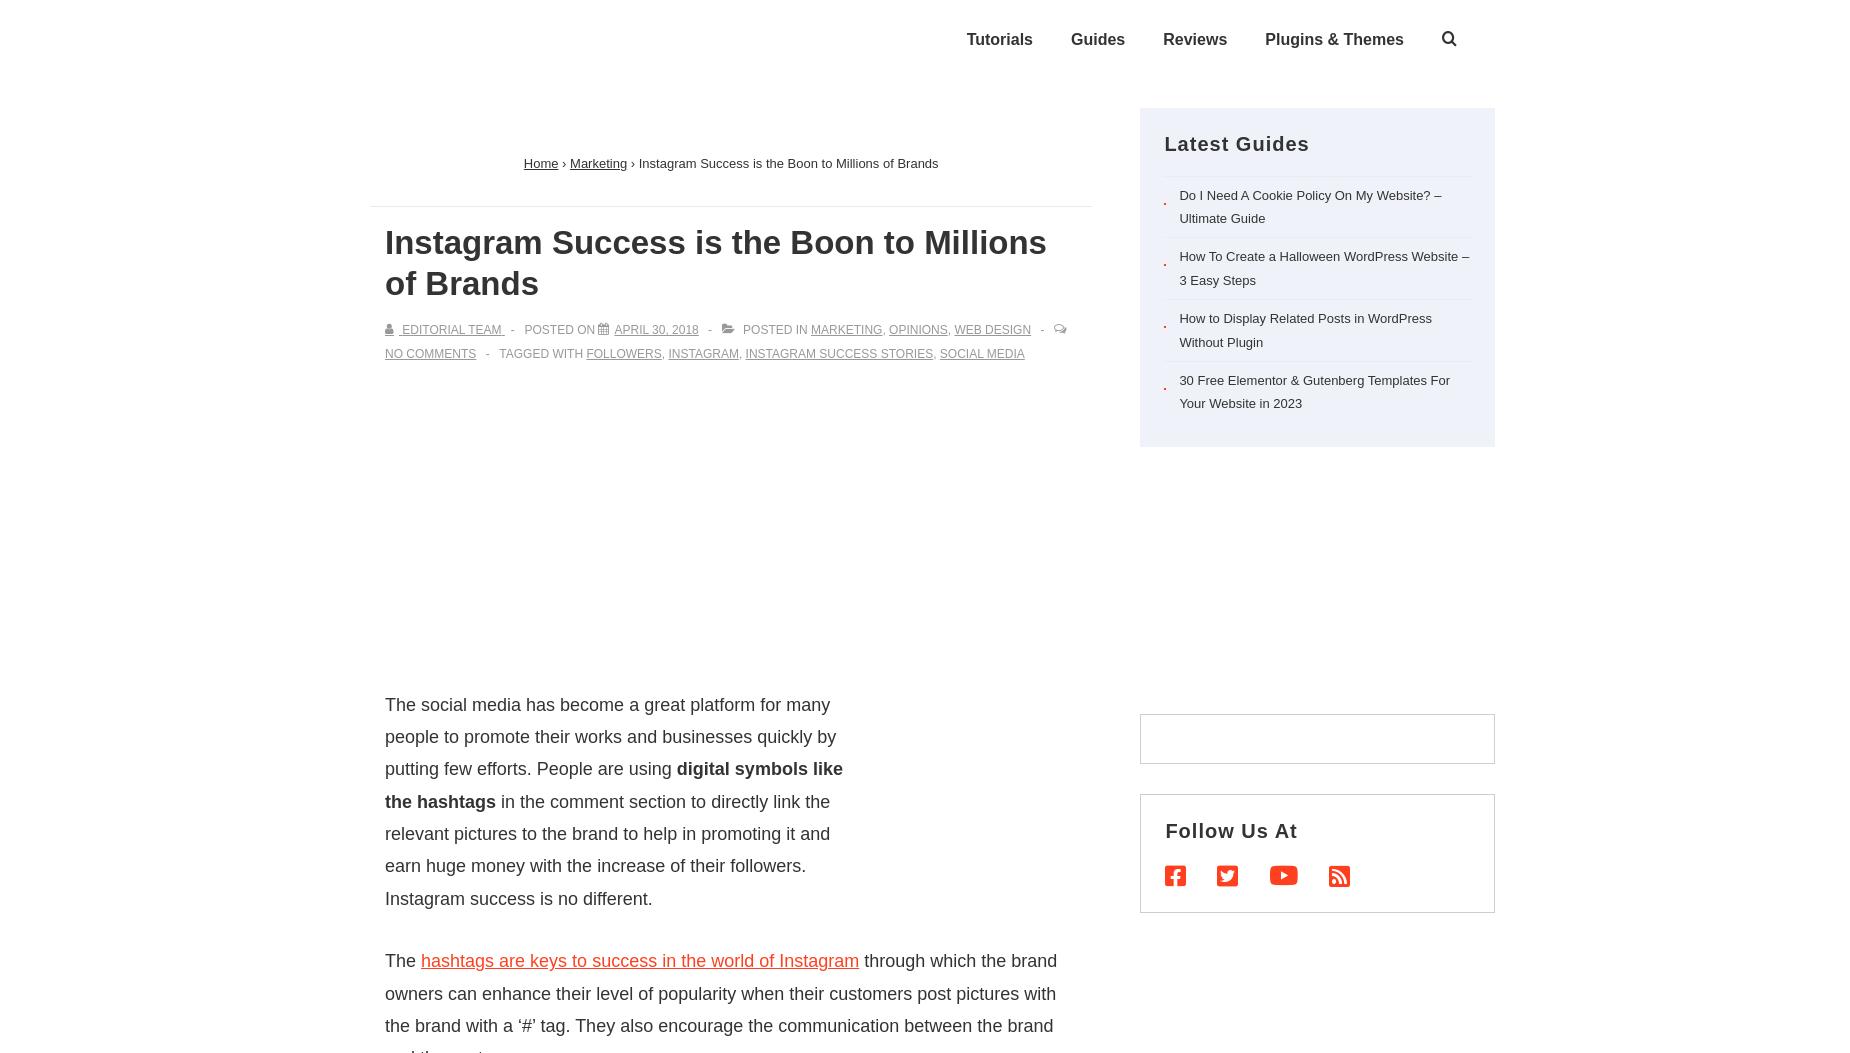 This screenshot has width=1850, height=1053. What do you see at coordinates (1235, 144) in the screenshot?
I see `'Latest Guides'` at bounding box center [1235, 144].